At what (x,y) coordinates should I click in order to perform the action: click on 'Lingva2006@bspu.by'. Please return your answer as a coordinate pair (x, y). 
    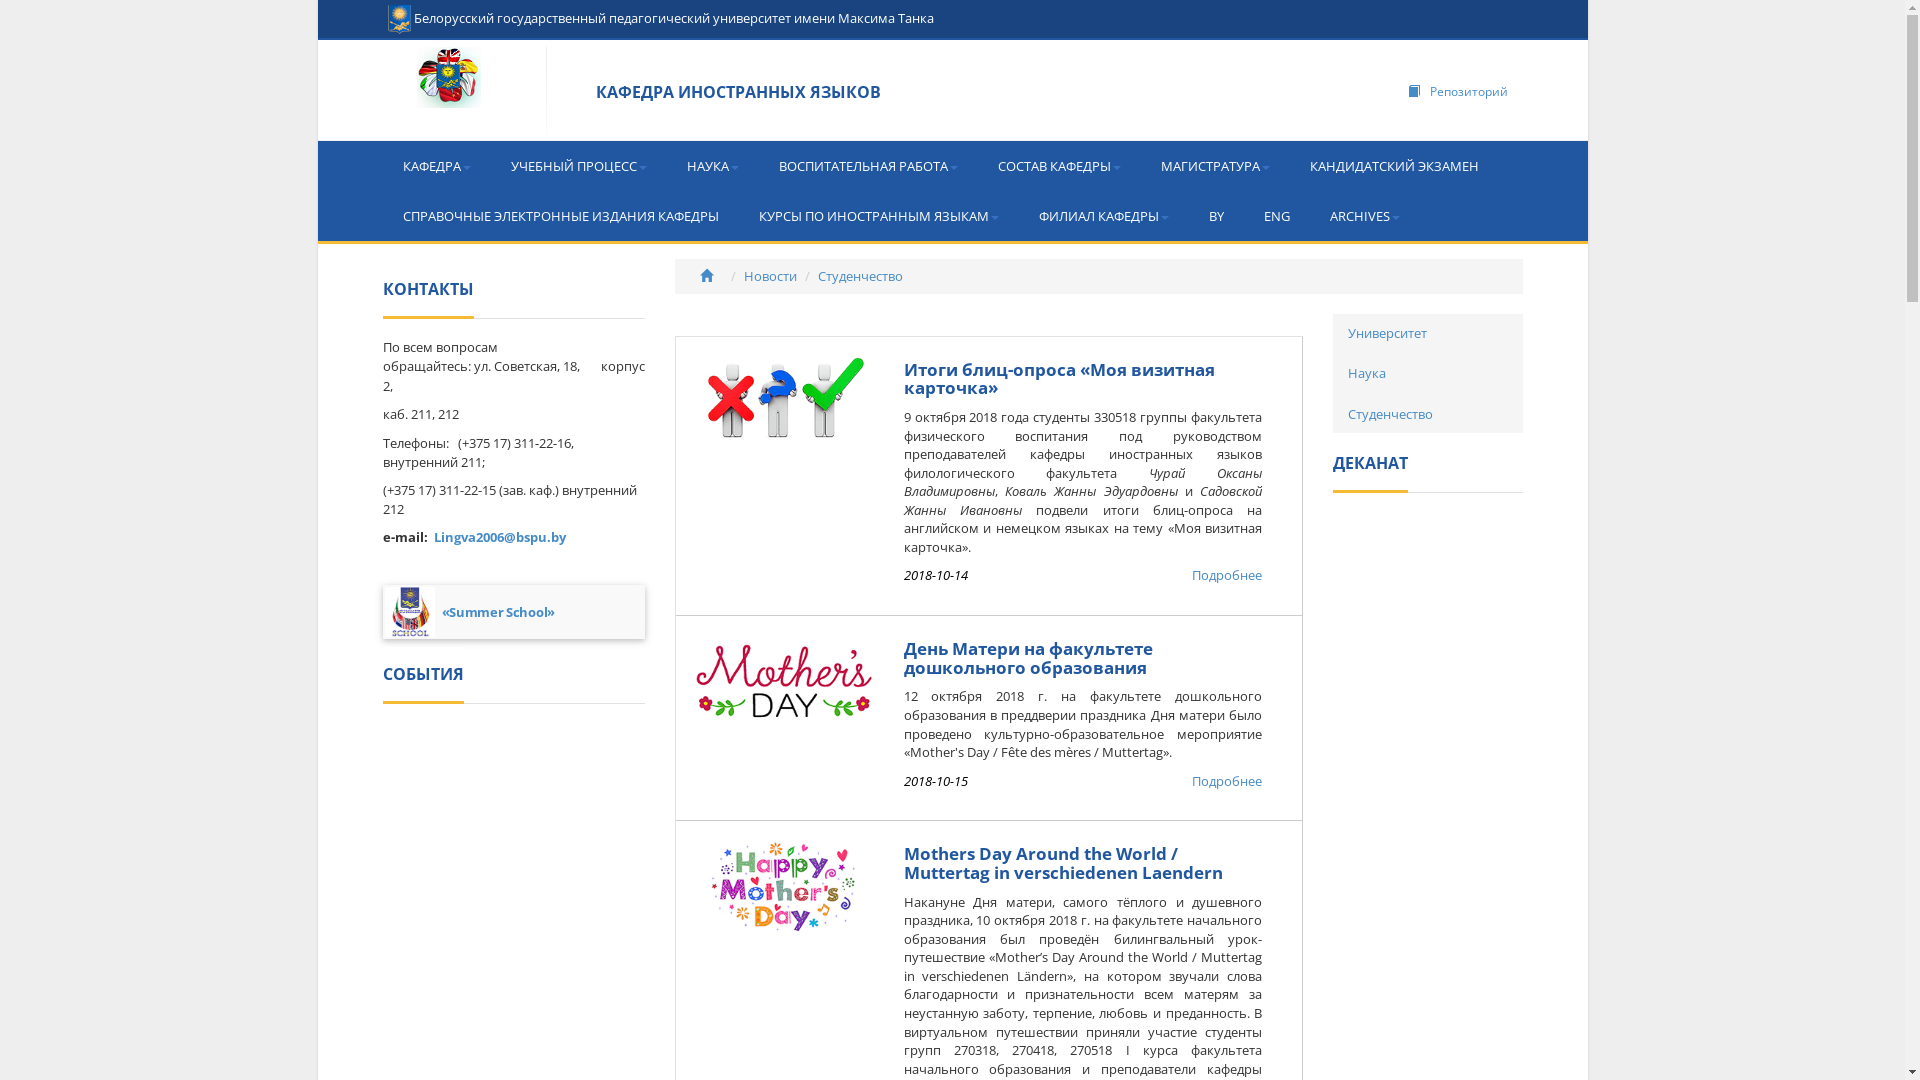
    Looking at the image, I should click on (499, 535).